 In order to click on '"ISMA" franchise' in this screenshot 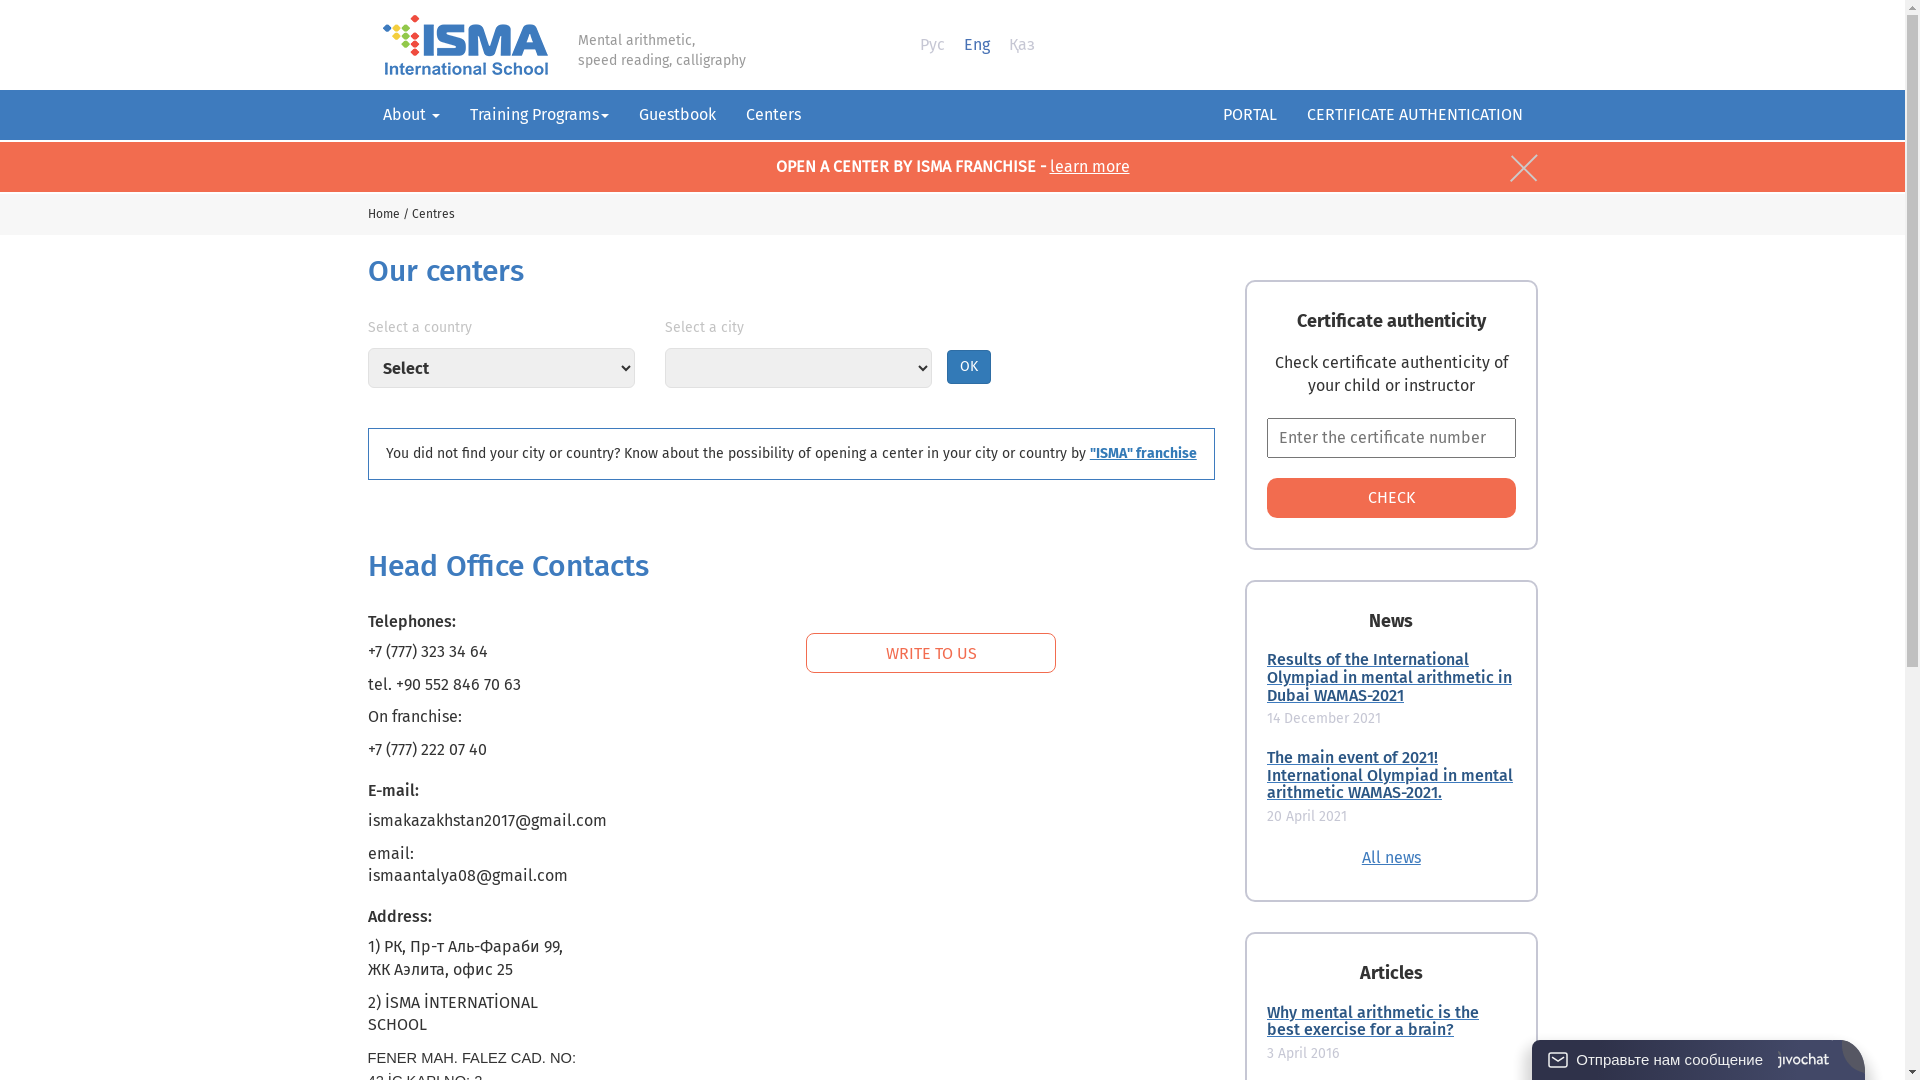, I will do `click(1143, 453)`.